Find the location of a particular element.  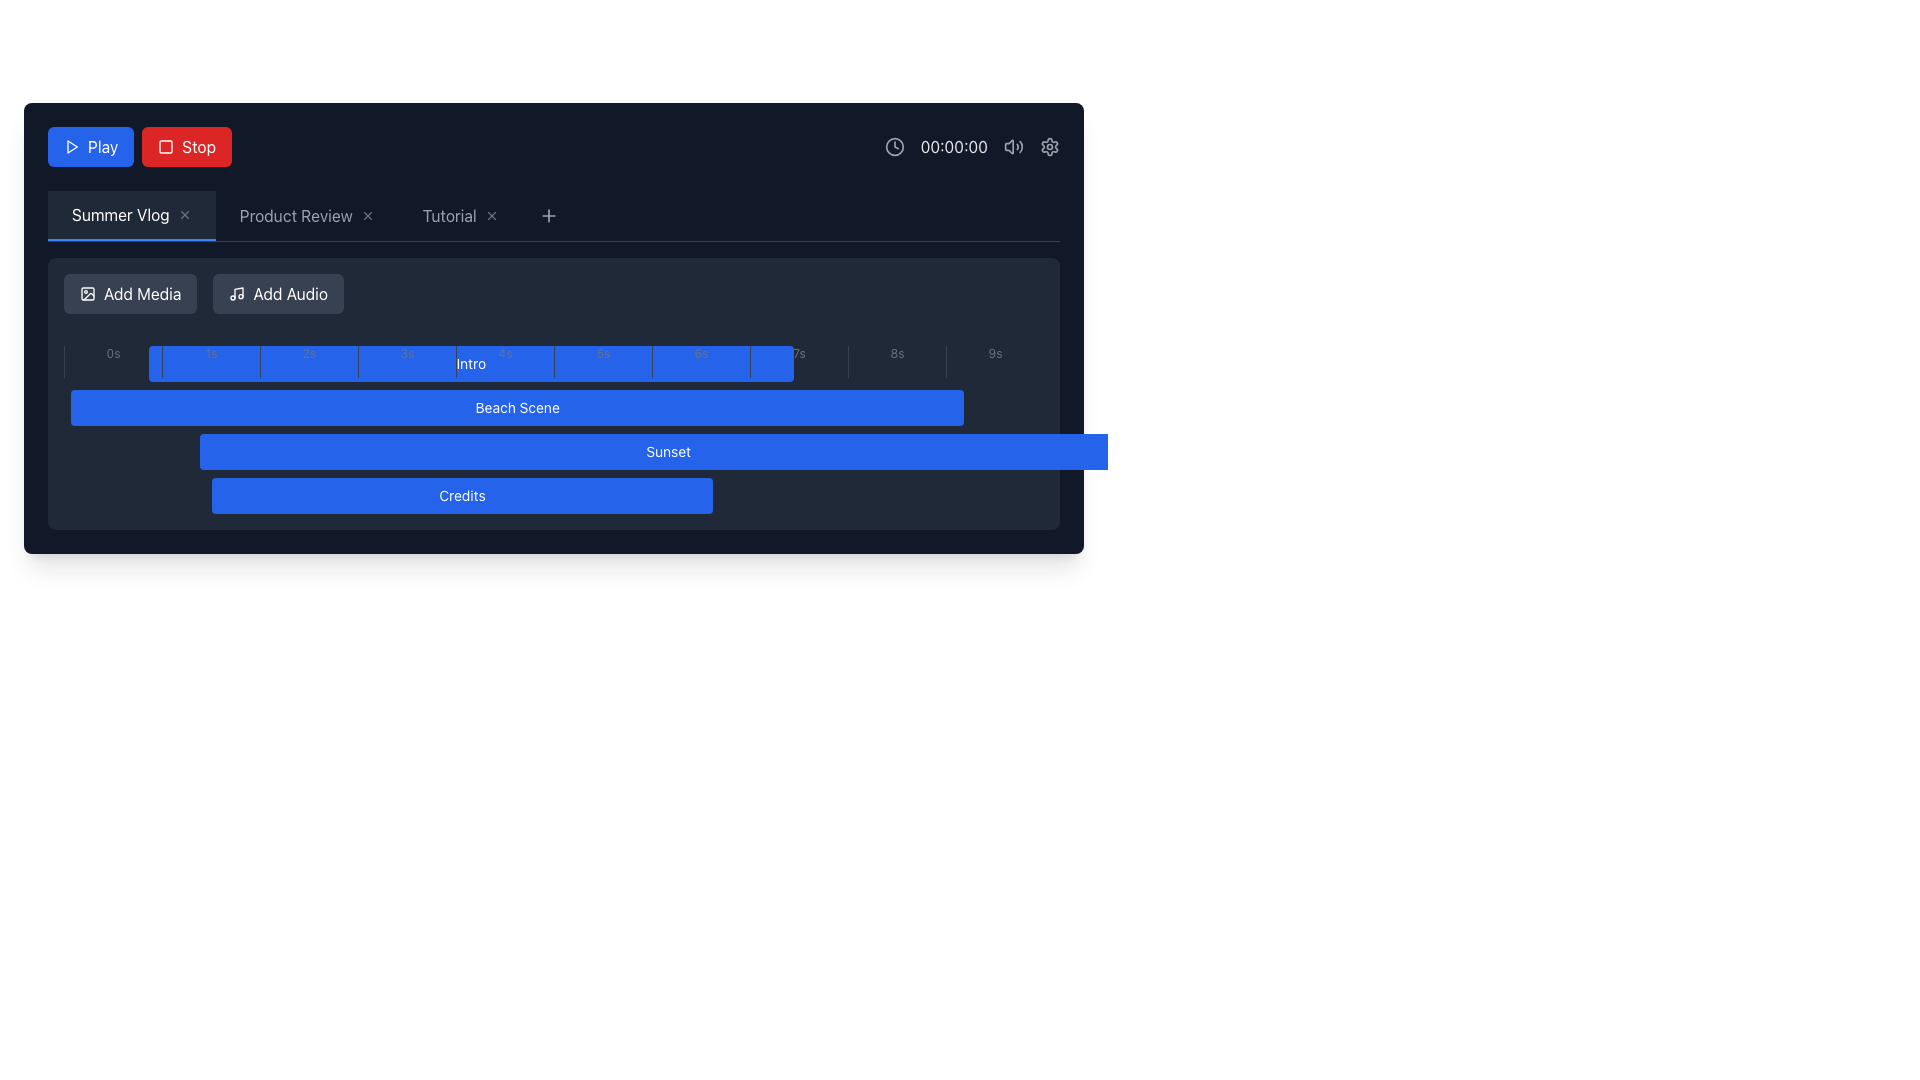

the text label inside the button that serves to stop video playback, located next to the blue 'Play' button is located at coordinates (199, 145).